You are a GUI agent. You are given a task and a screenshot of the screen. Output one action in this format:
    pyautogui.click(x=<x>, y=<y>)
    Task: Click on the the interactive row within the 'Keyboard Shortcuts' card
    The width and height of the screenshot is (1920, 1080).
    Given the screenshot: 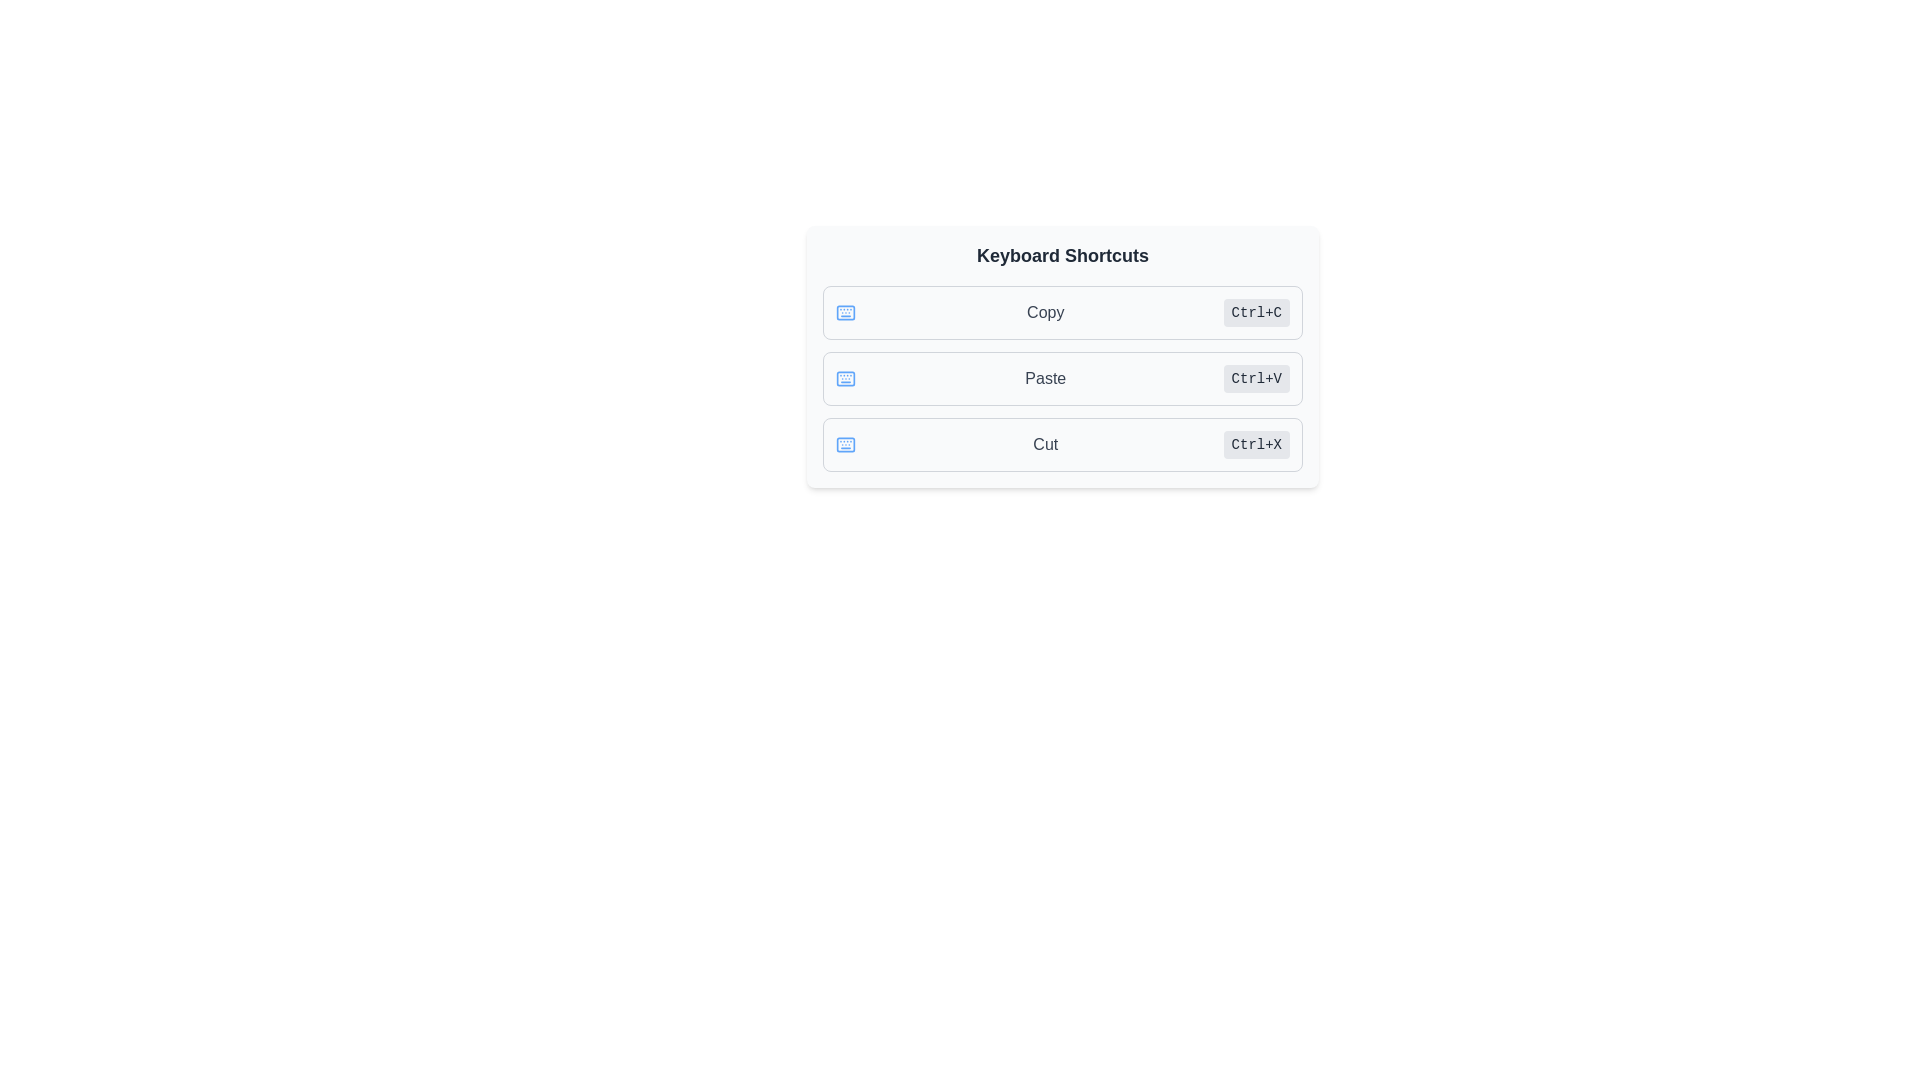 What is the action you would take?
    pyautogui.click(x=1061, y=378)
    